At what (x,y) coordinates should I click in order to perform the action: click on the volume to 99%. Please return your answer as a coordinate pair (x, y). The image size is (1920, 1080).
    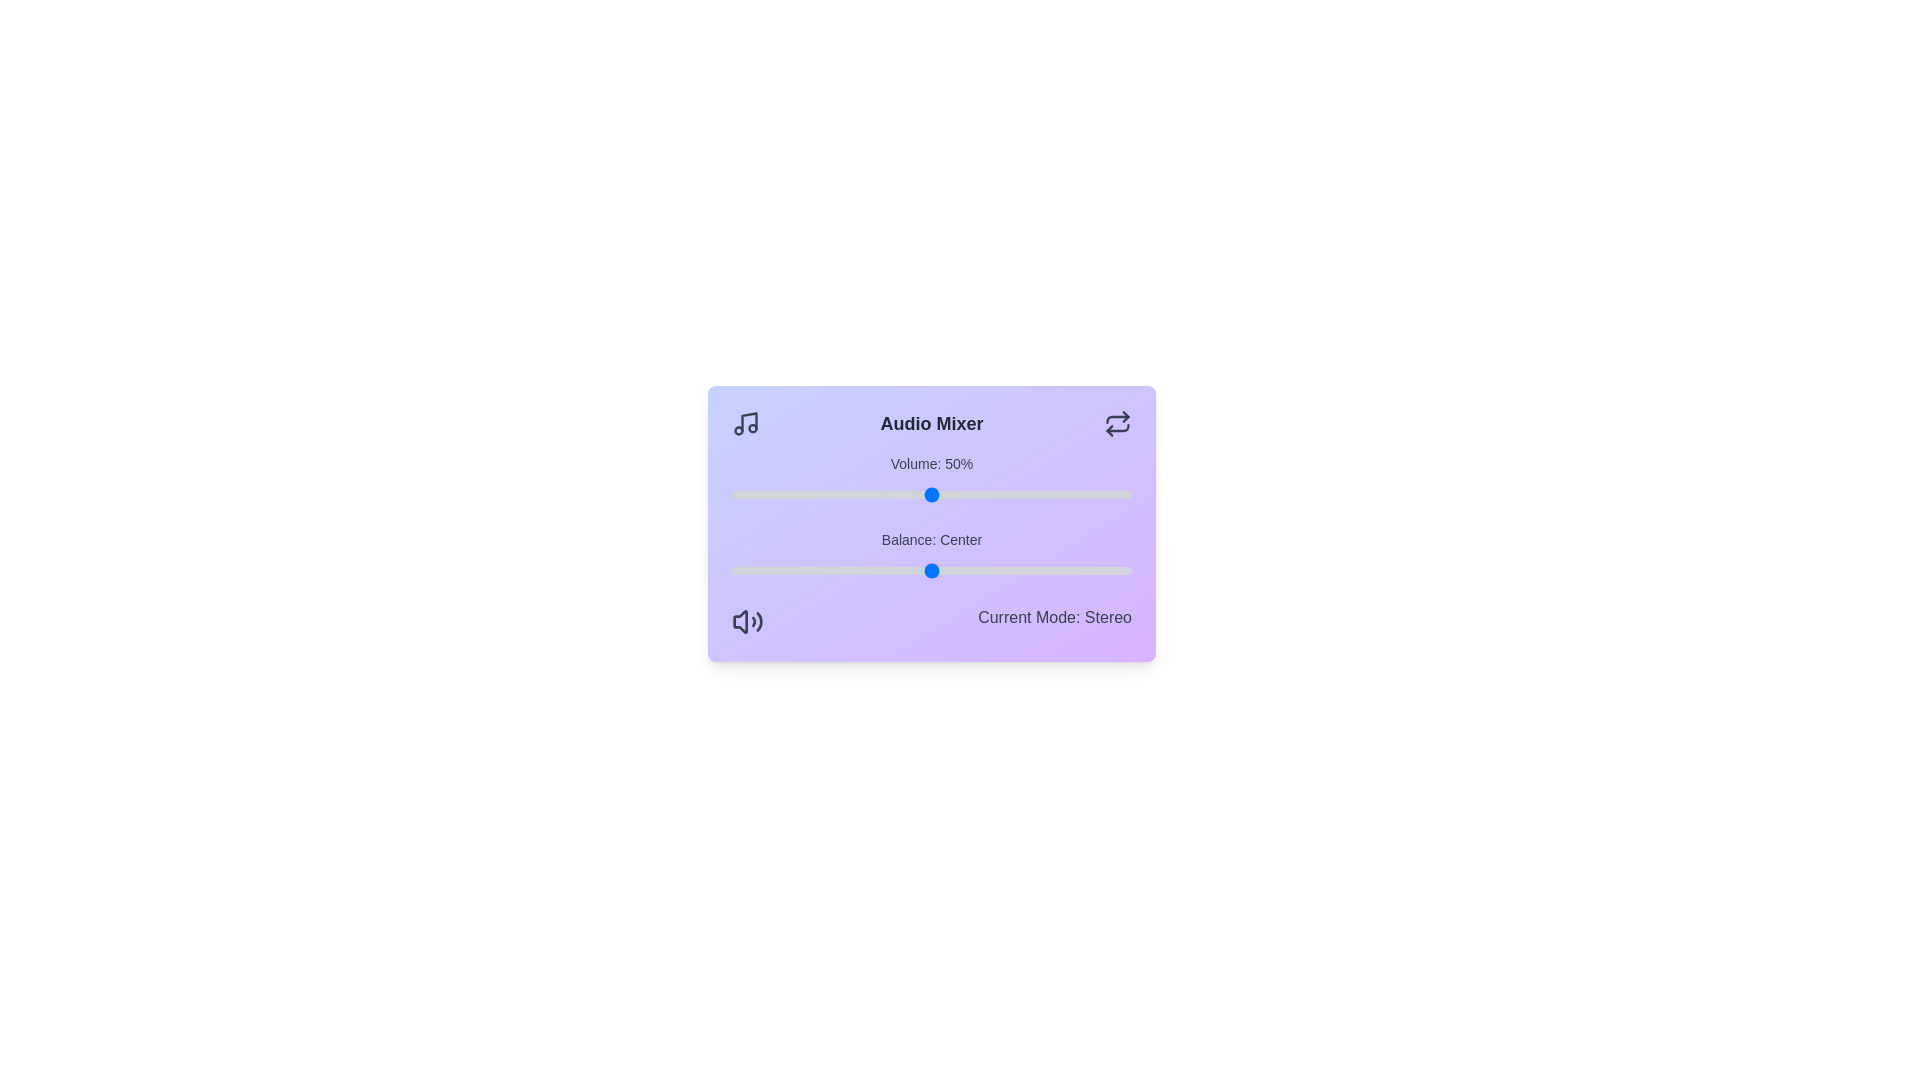
    Looking at the image, I should click on (1128, 494).